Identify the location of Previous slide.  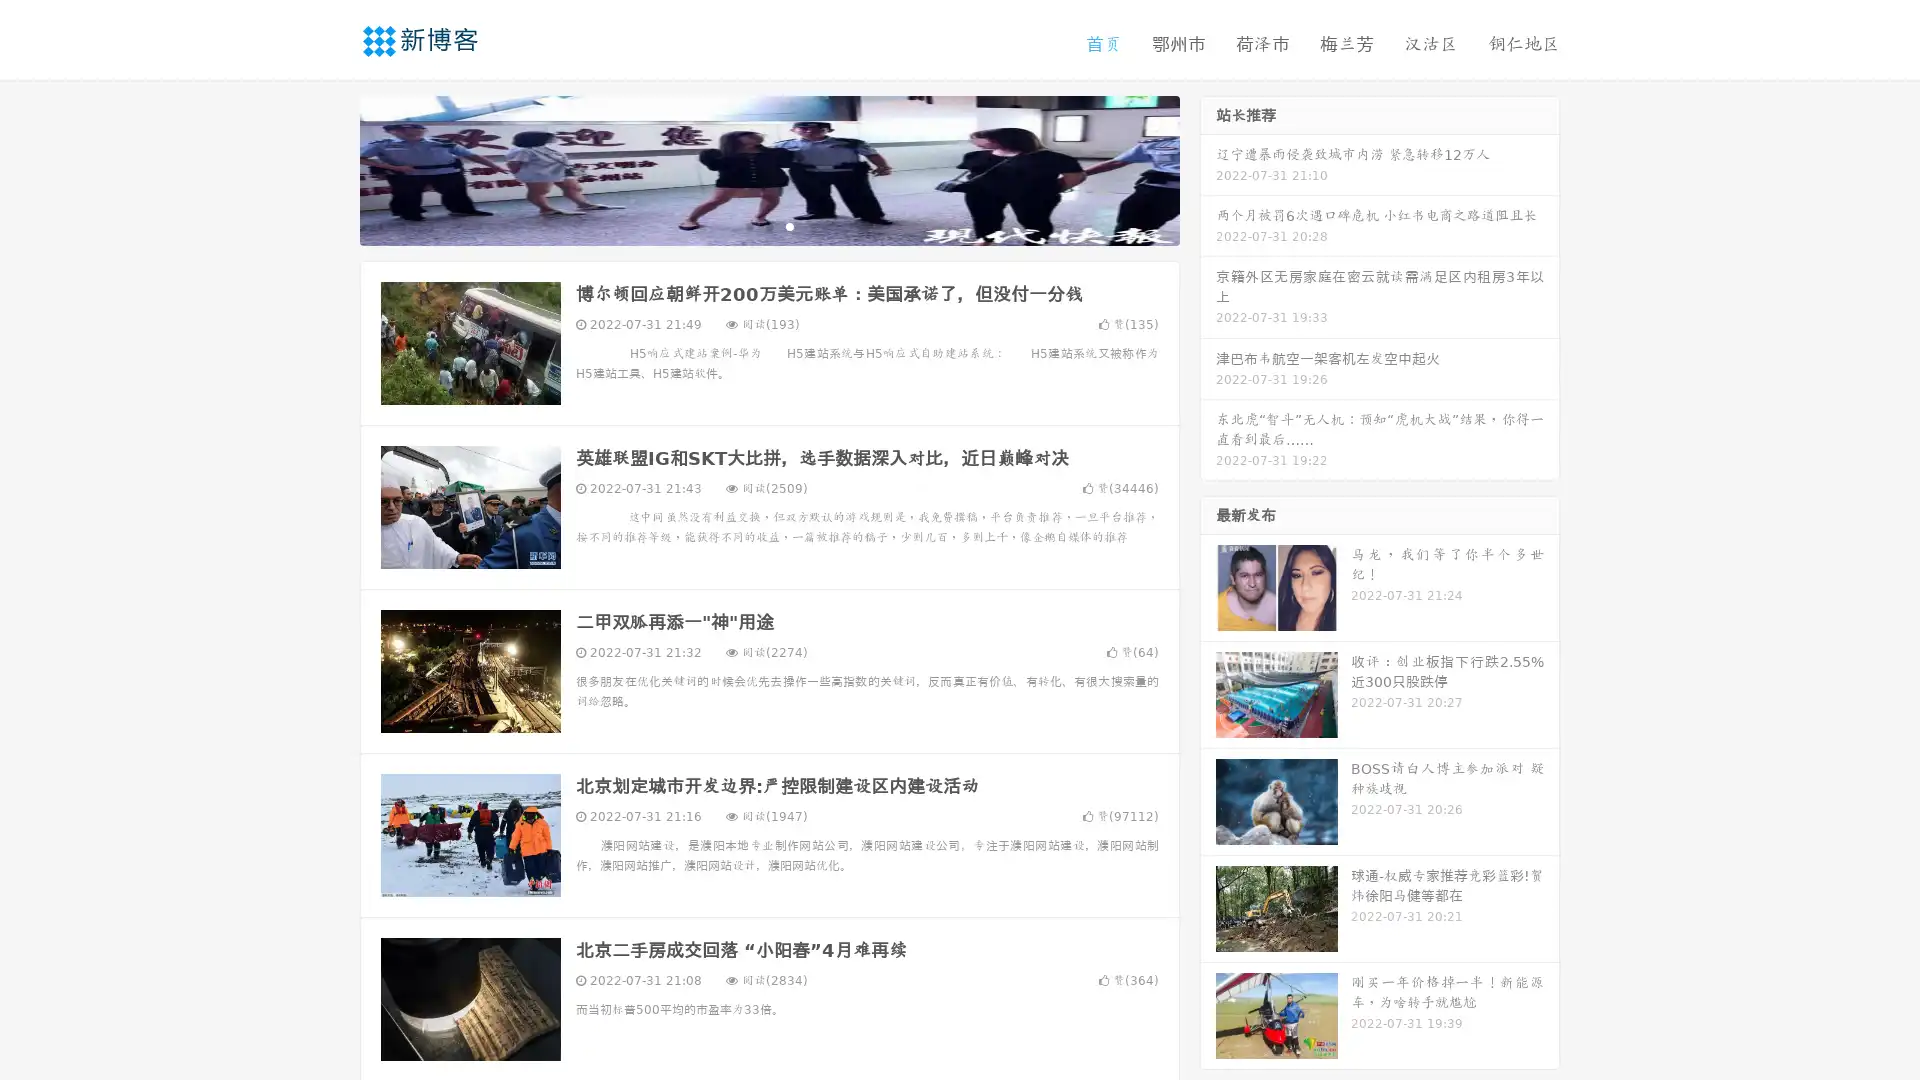
(330, 168).